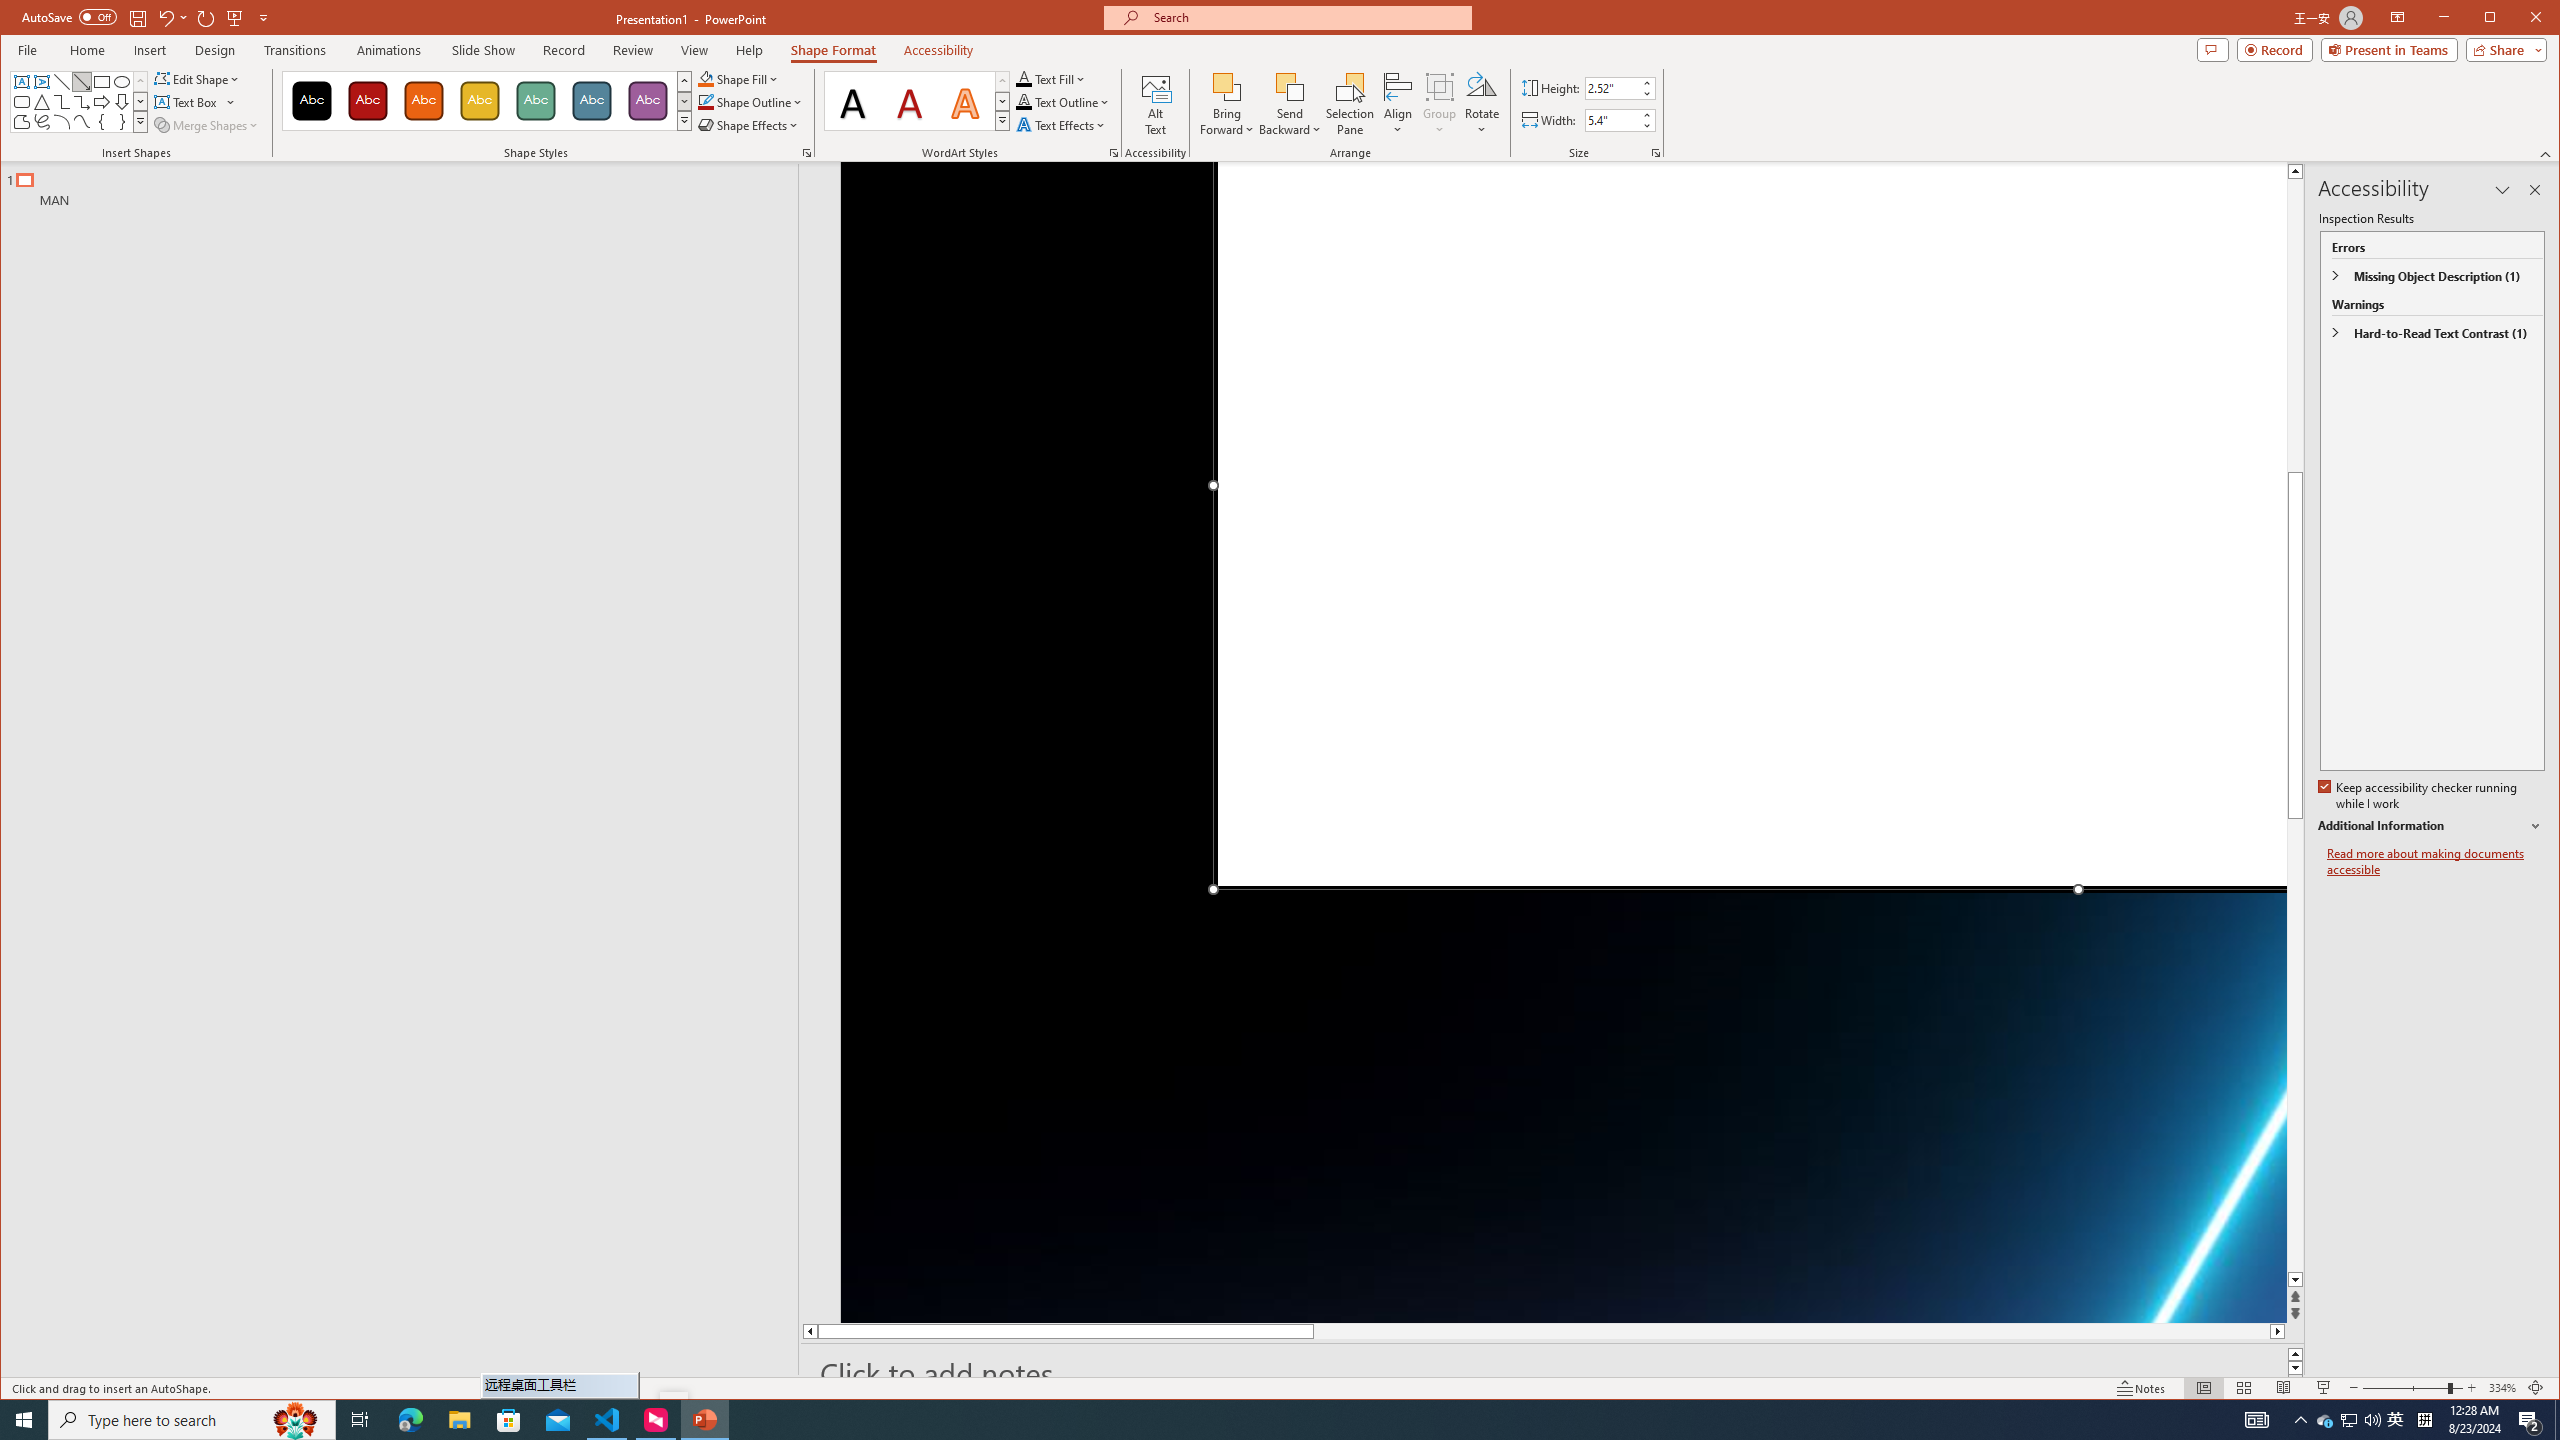 This screenshot has width=2560, height=1440. Describe the element at coordinates (747, 125) in the screenshot. I see `'Shape Effects'` at that location.